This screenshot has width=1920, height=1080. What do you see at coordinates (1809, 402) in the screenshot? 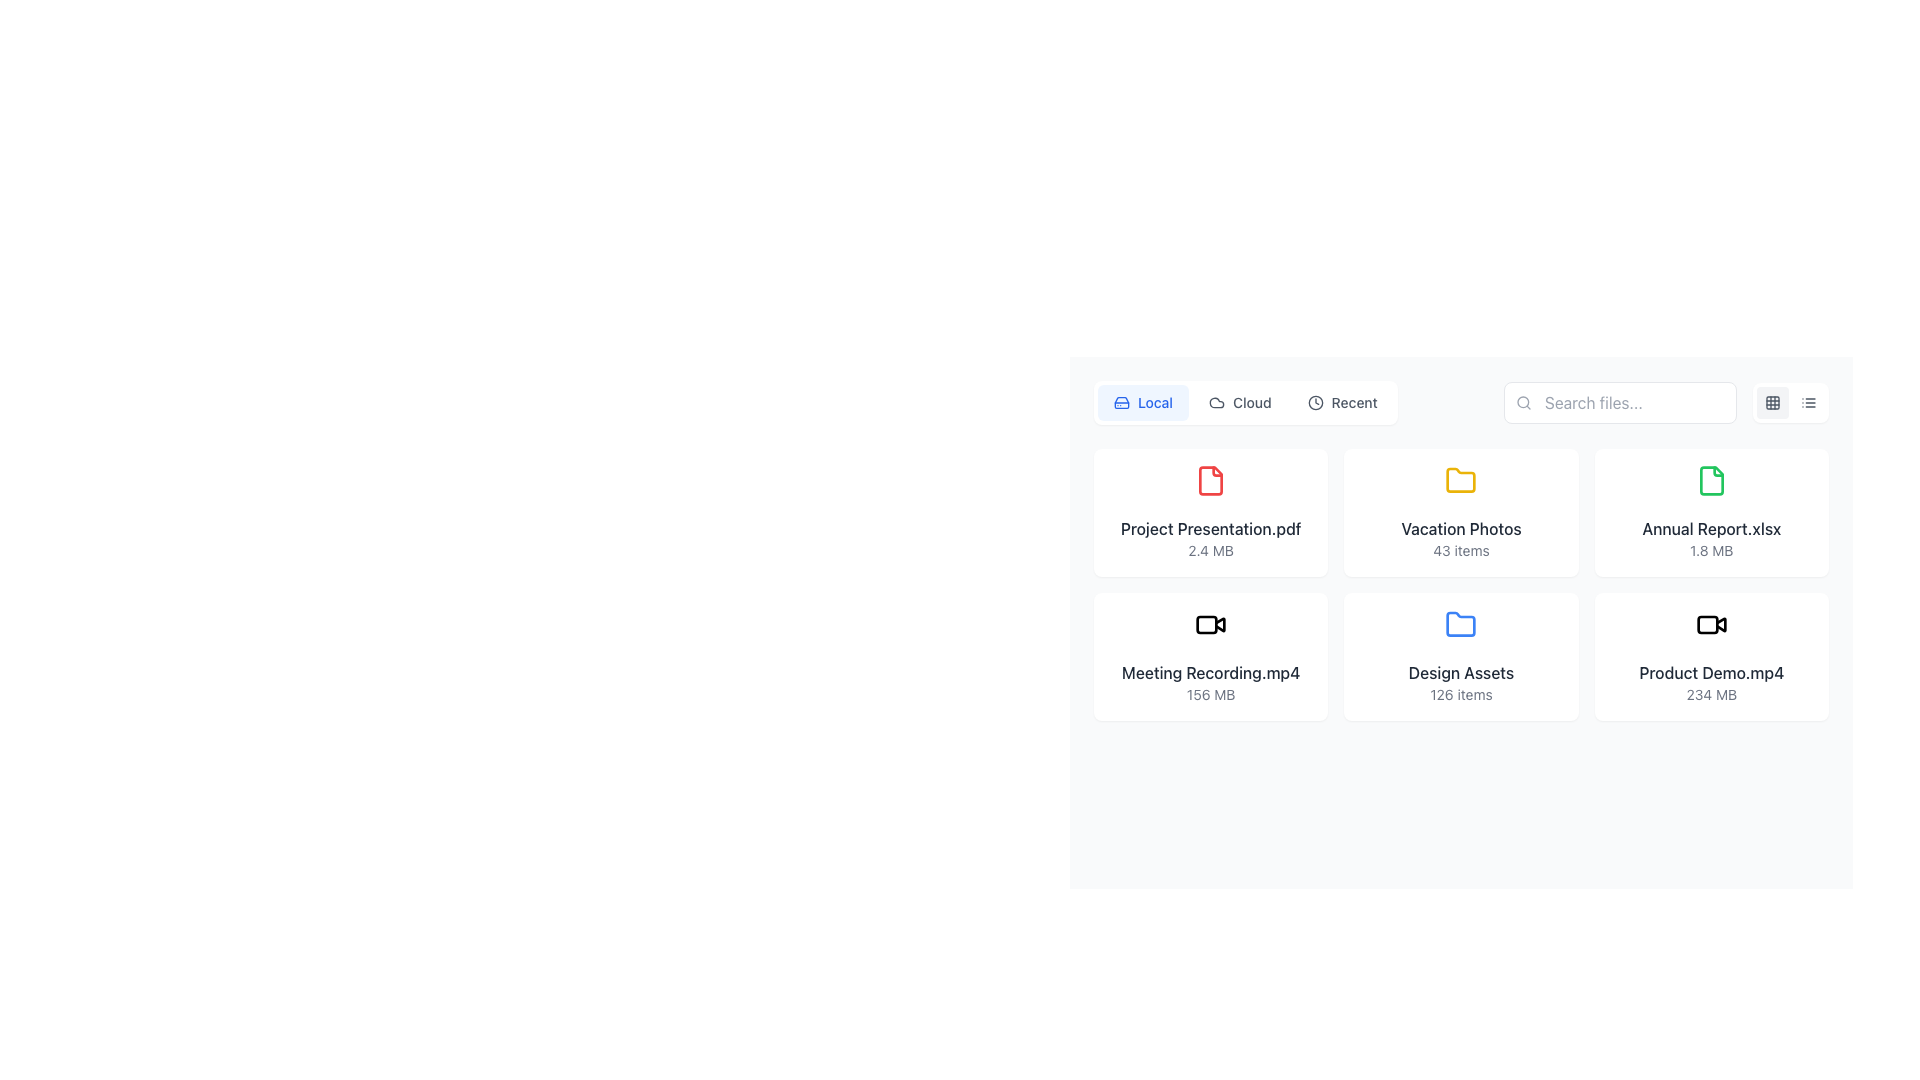
I see `the view toggle button located in the top-right corner of the interface, which is the second interactive option adjacent to a grid layout icon, to switch the content display to a list format` at bounding box center [1809, 402].